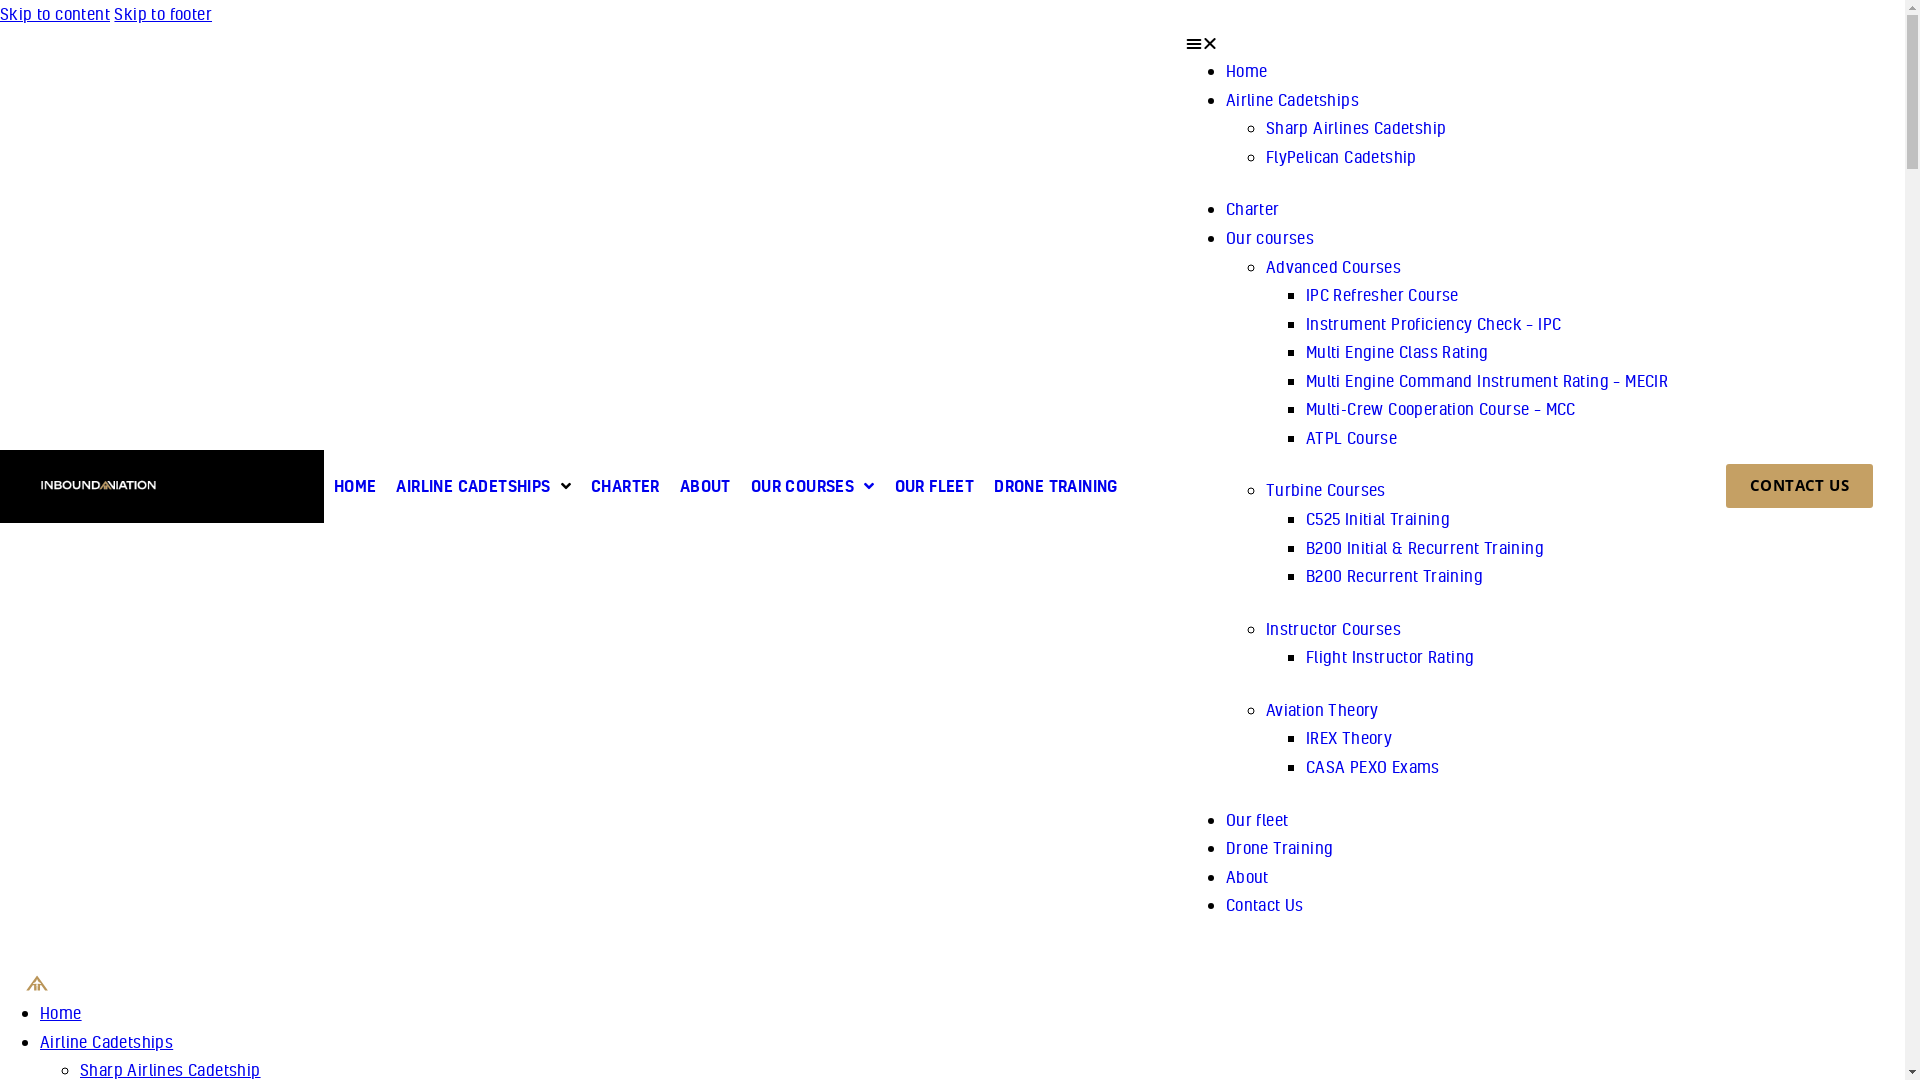  What do you see at coordinates (1393, 575) in the screenshot?
I see `'B200 Recurrent Training'` at bounding box center [1393, 575].